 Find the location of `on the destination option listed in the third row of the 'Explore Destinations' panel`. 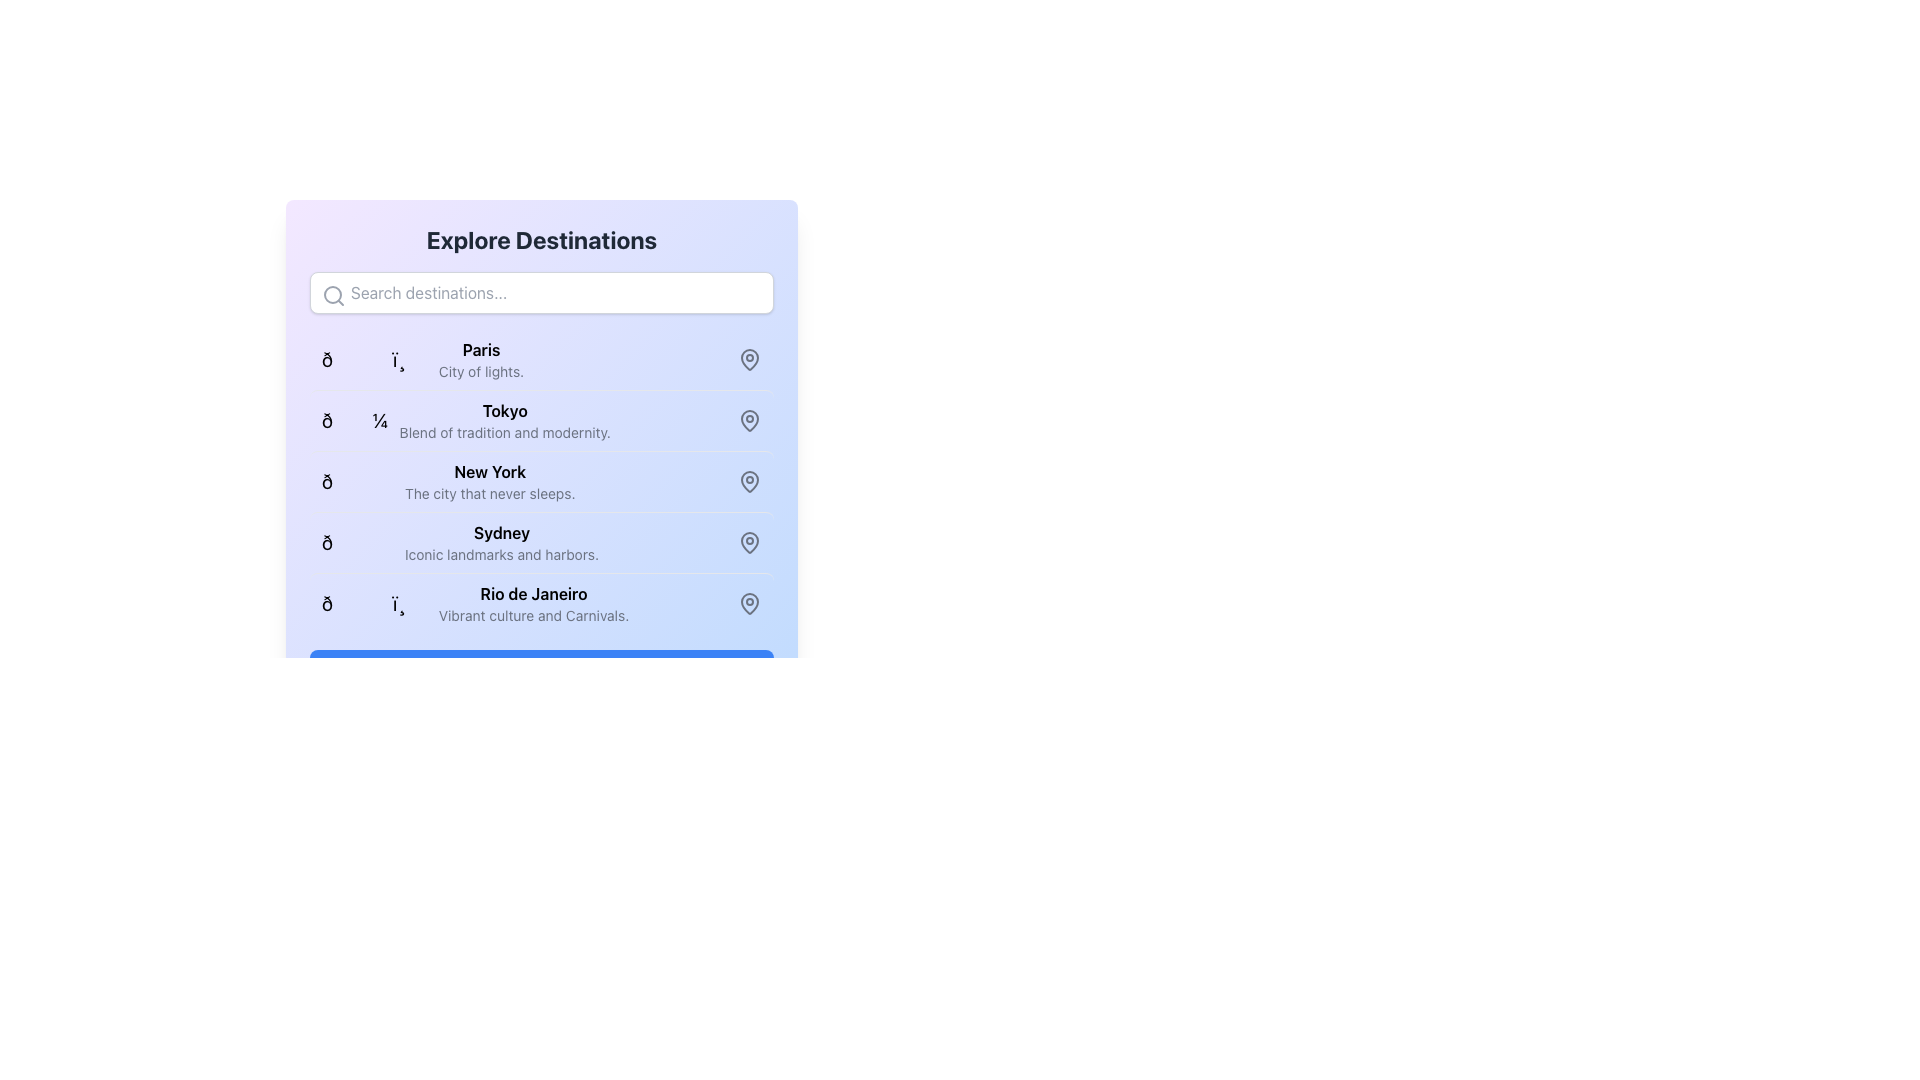

on the destination option listed in the third row of the 'Explore Destinations' panel is located at coordinates (447, 482).